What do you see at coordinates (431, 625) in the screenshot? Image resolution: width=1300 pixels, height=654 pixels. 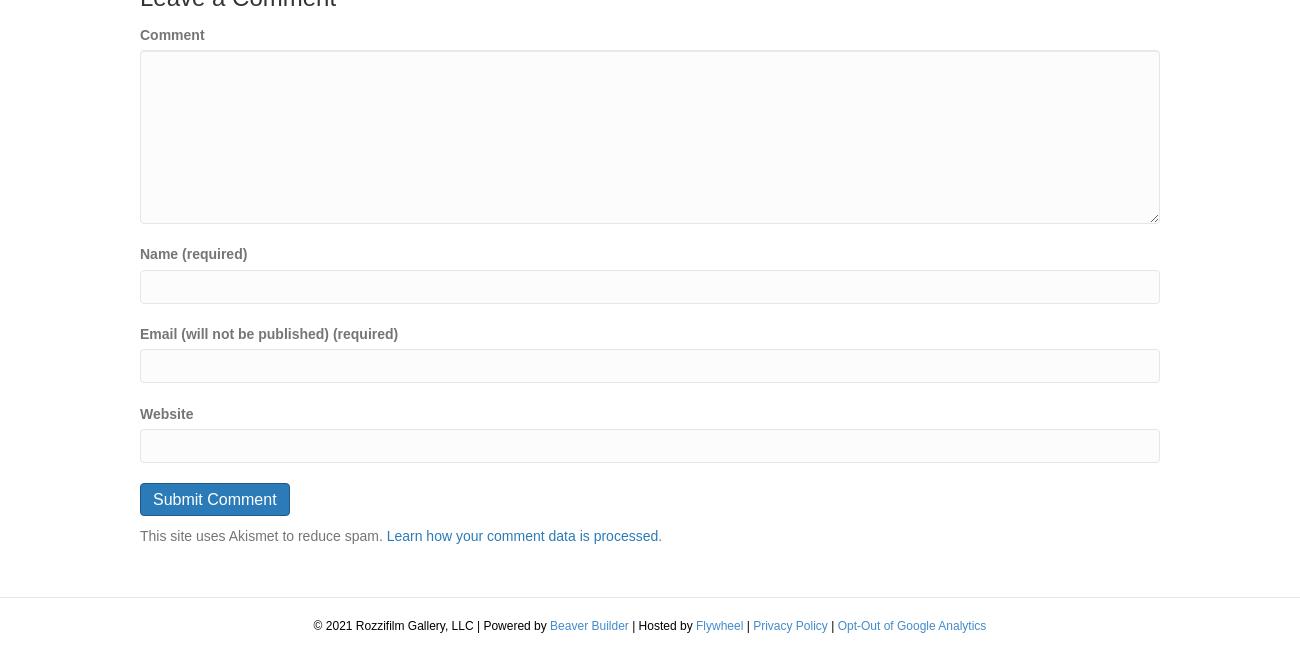 I see `'© 2021 Rozzifilm Gallery, LLC  |  Powered by'` at bounding box center [431, 625].